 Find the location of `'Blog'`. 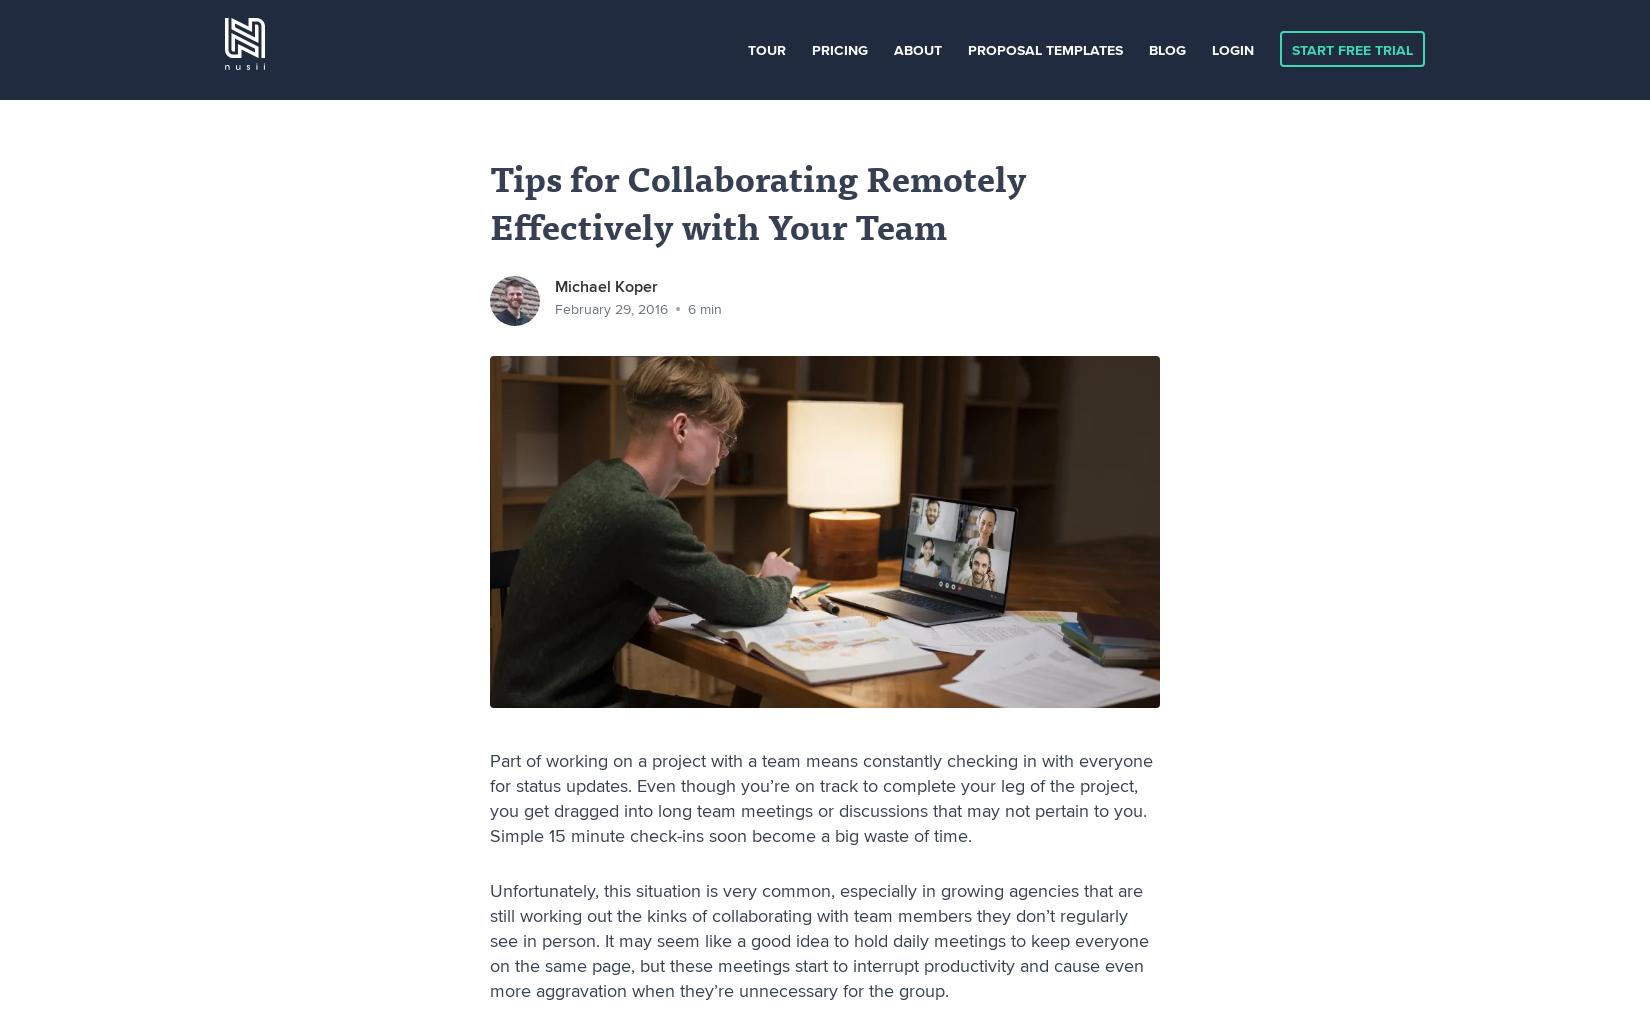

'Blog' is located at coordinates (1167, 49).